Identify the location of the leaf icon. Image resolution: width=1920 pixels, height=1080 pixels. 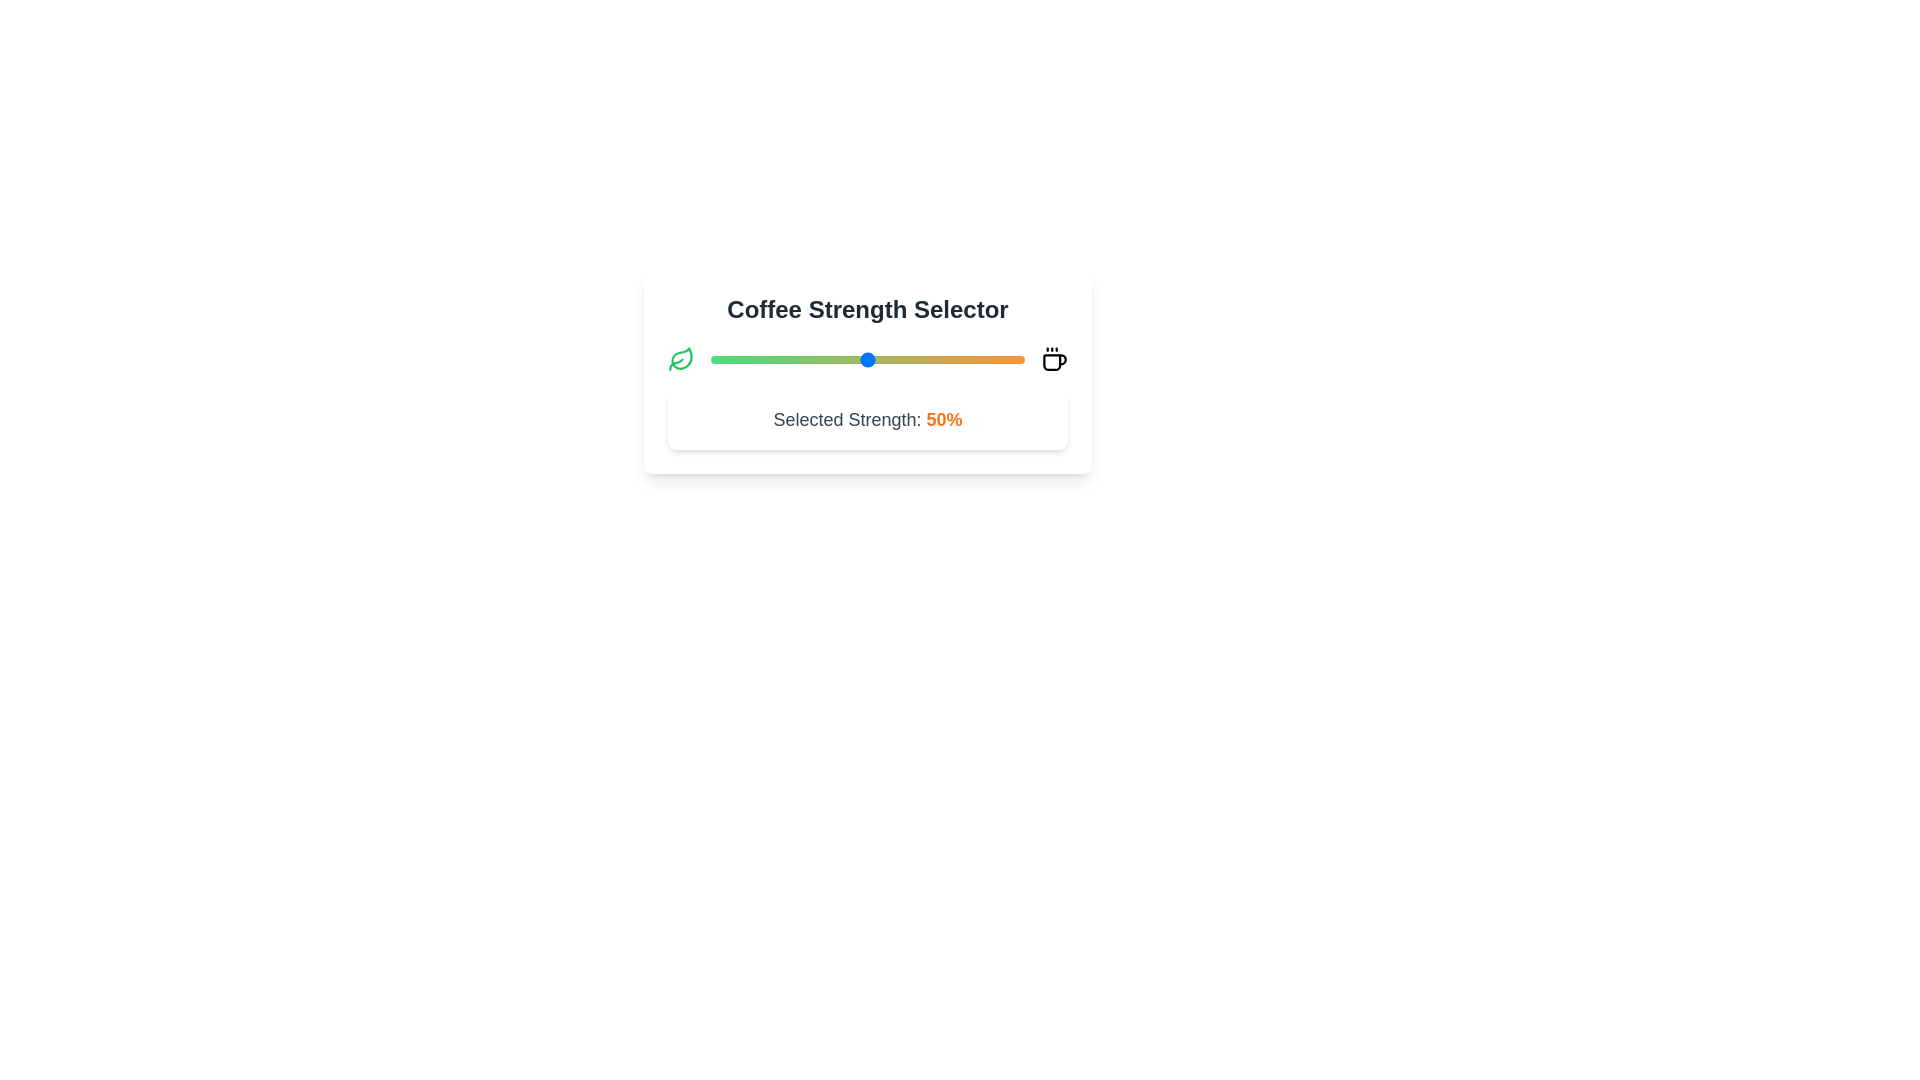
(681, 358).